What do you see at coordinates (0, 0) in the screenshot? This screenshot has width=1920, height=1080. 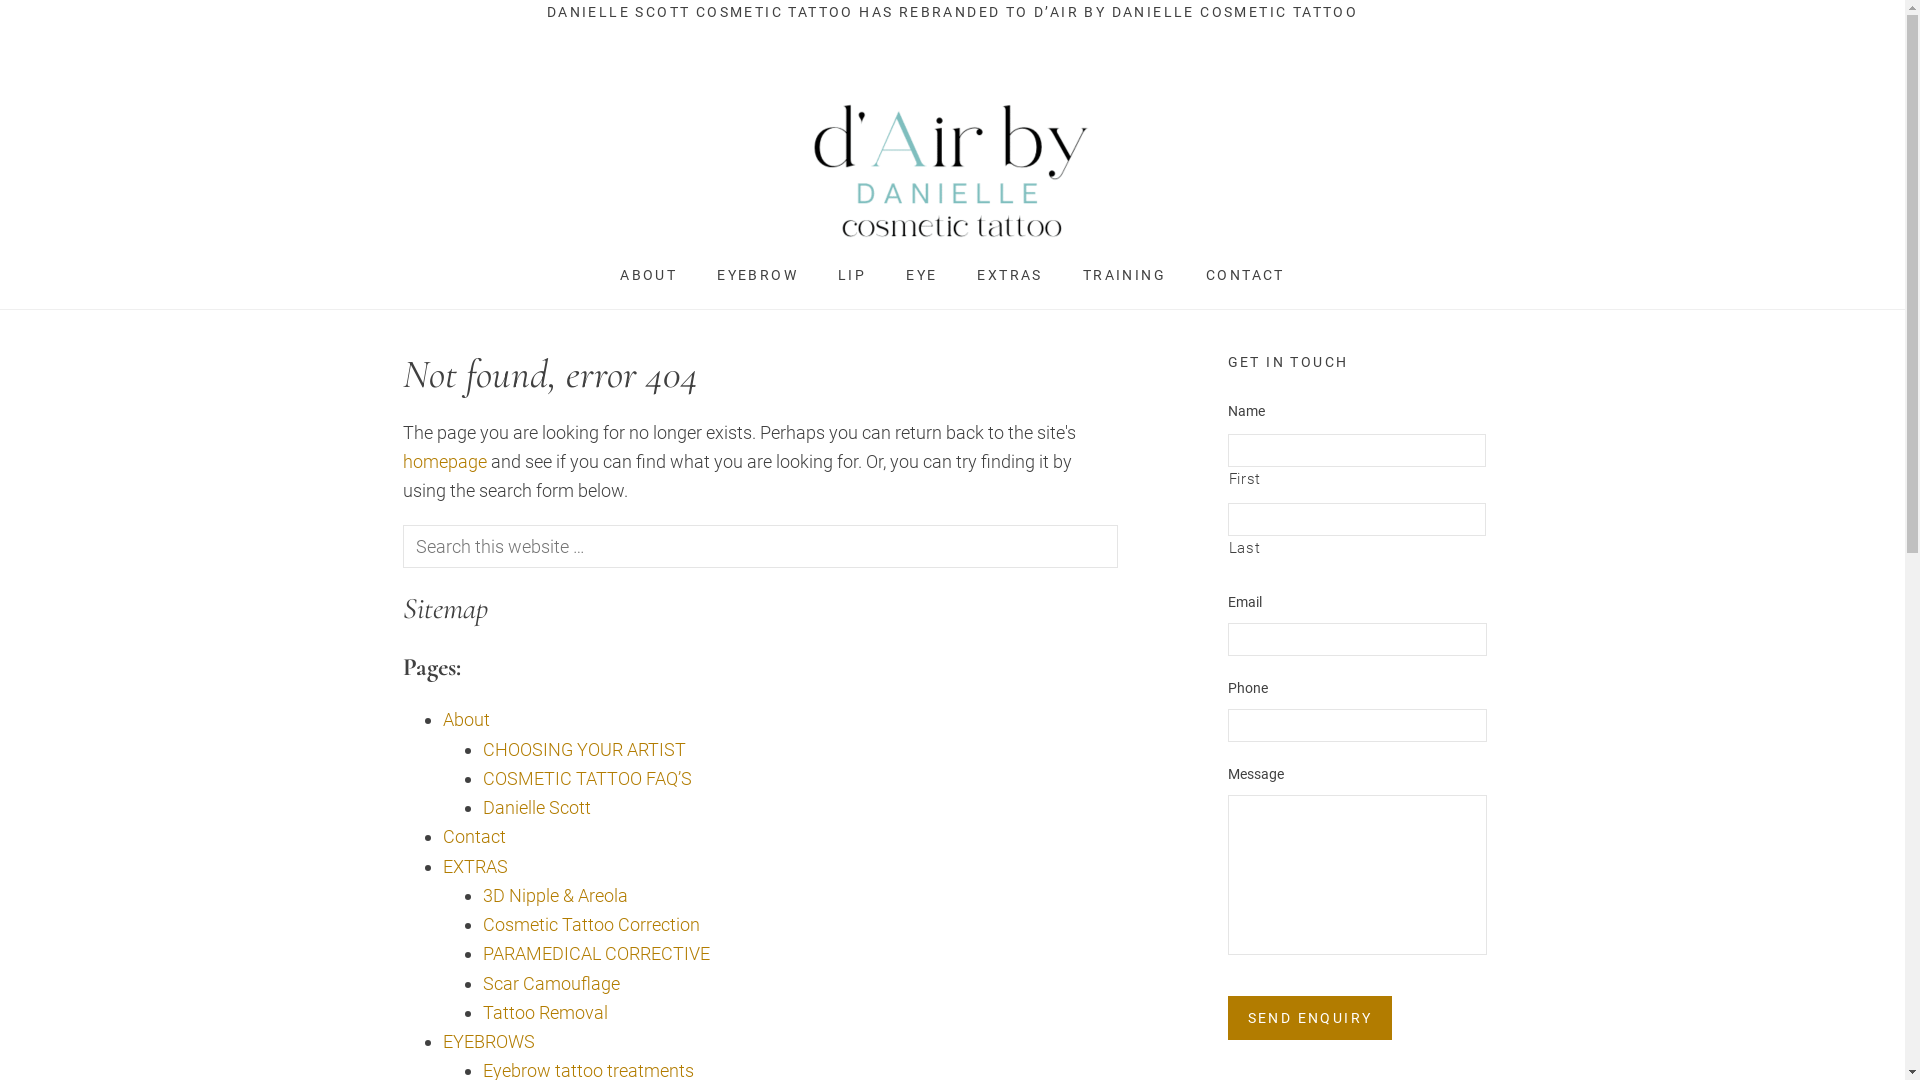 I see `'Skip to content'` at bounding box center [0, 0].